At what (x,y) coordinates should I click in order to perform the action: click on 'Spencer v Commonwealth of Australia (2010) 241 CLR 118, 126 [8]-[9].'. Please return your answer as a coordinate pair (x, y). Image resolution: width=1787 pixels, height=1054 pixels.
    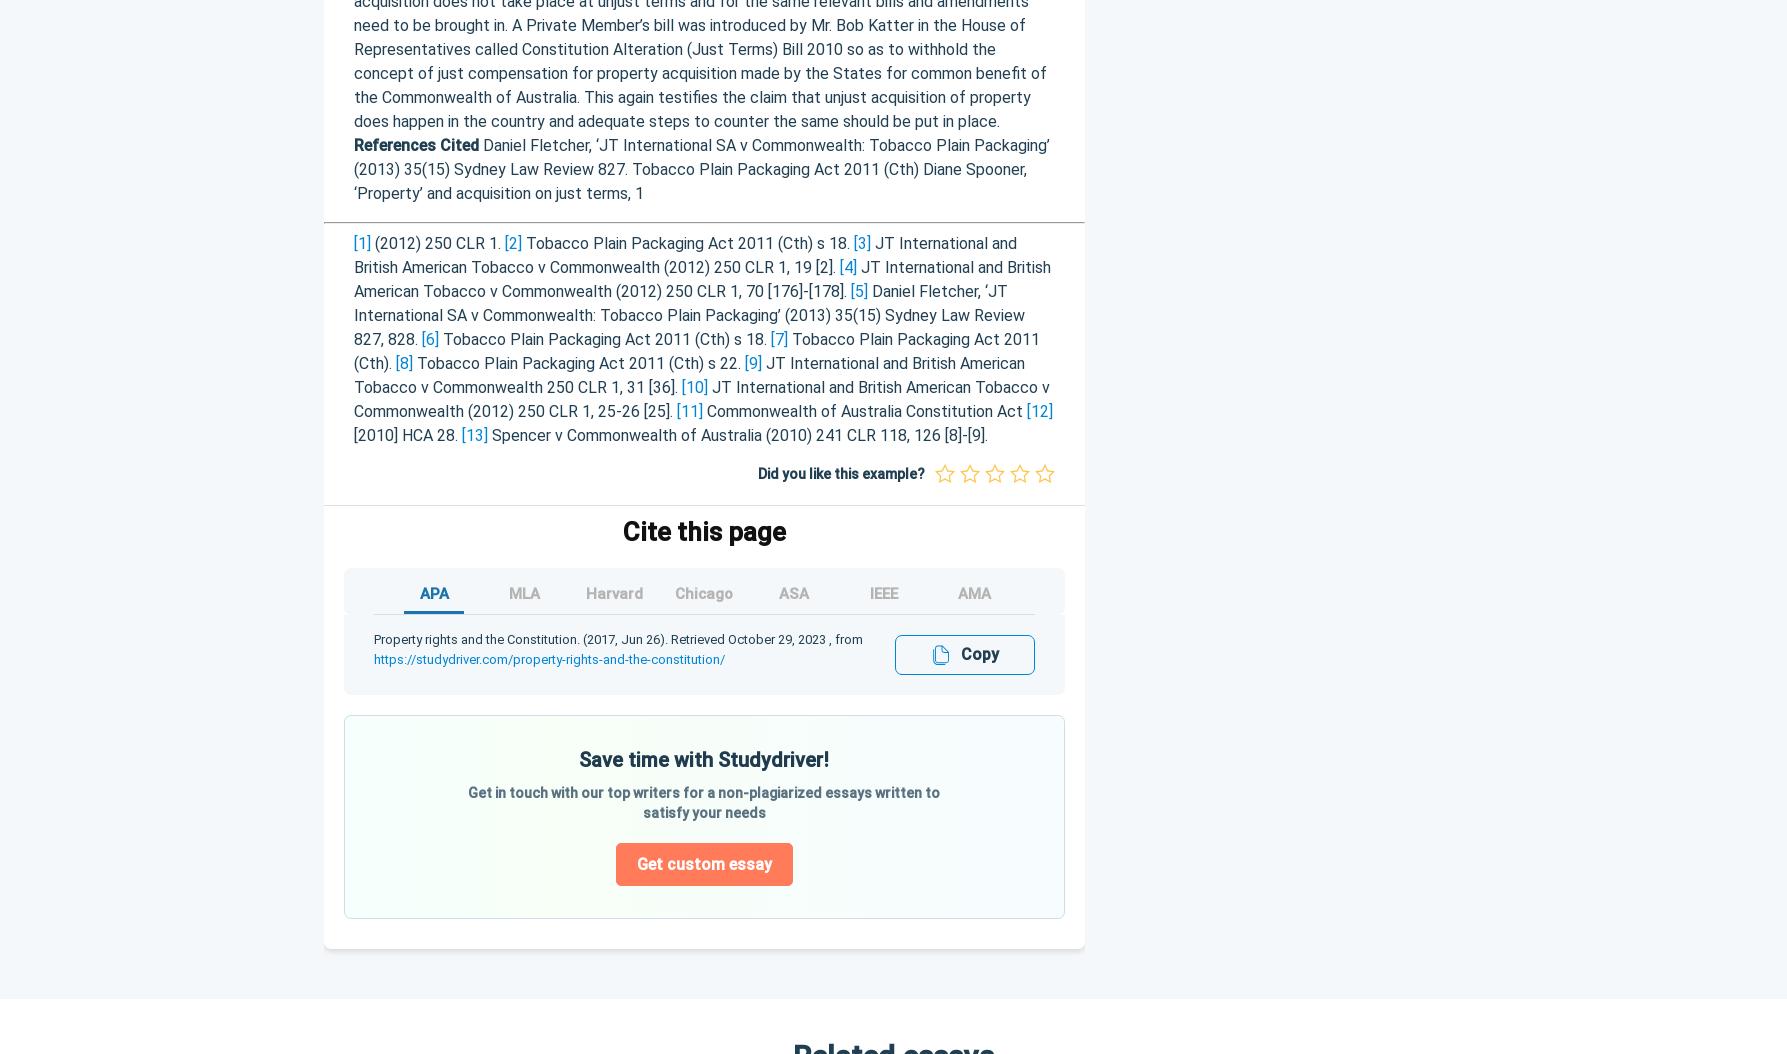
    Looking at the image, I should click on (486, 434).